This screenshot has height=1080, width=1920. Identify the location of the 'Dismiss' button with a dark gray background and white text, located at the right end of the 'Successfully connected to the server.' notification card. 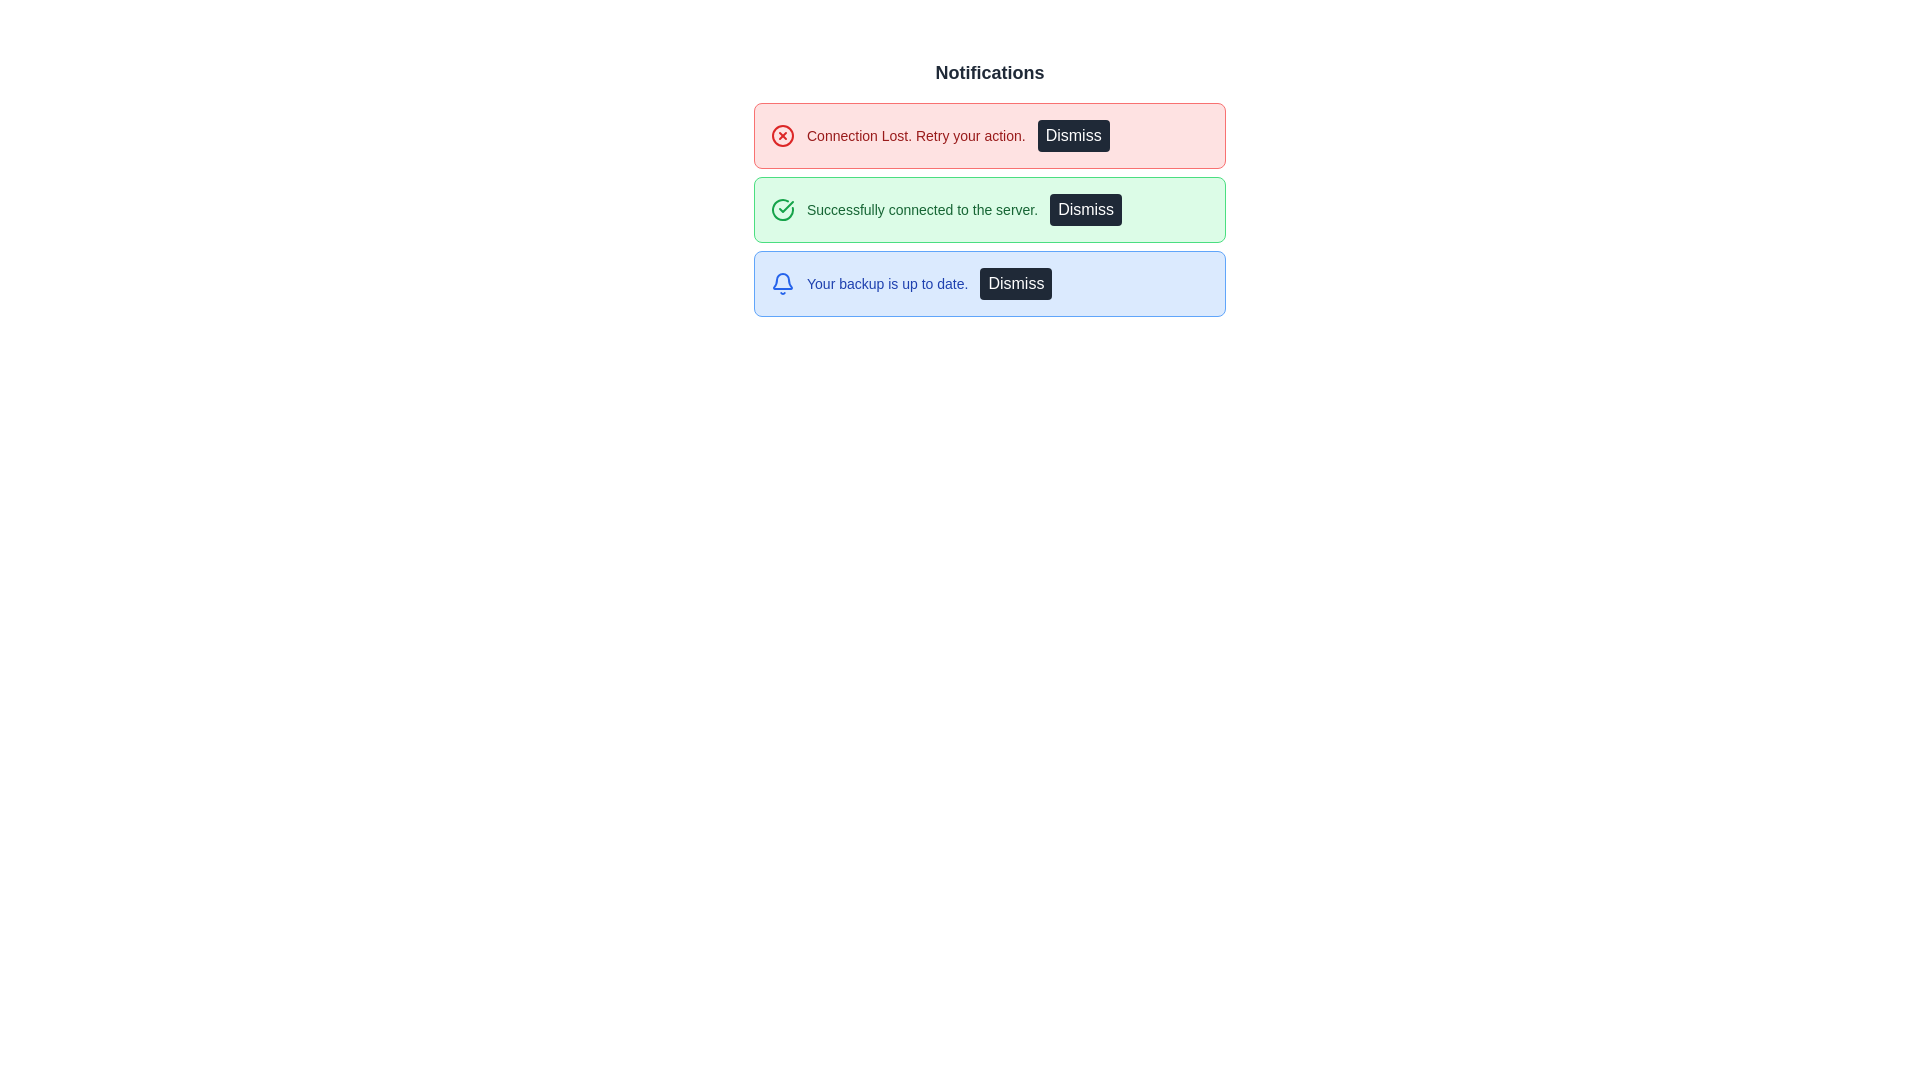
(1085, 209).